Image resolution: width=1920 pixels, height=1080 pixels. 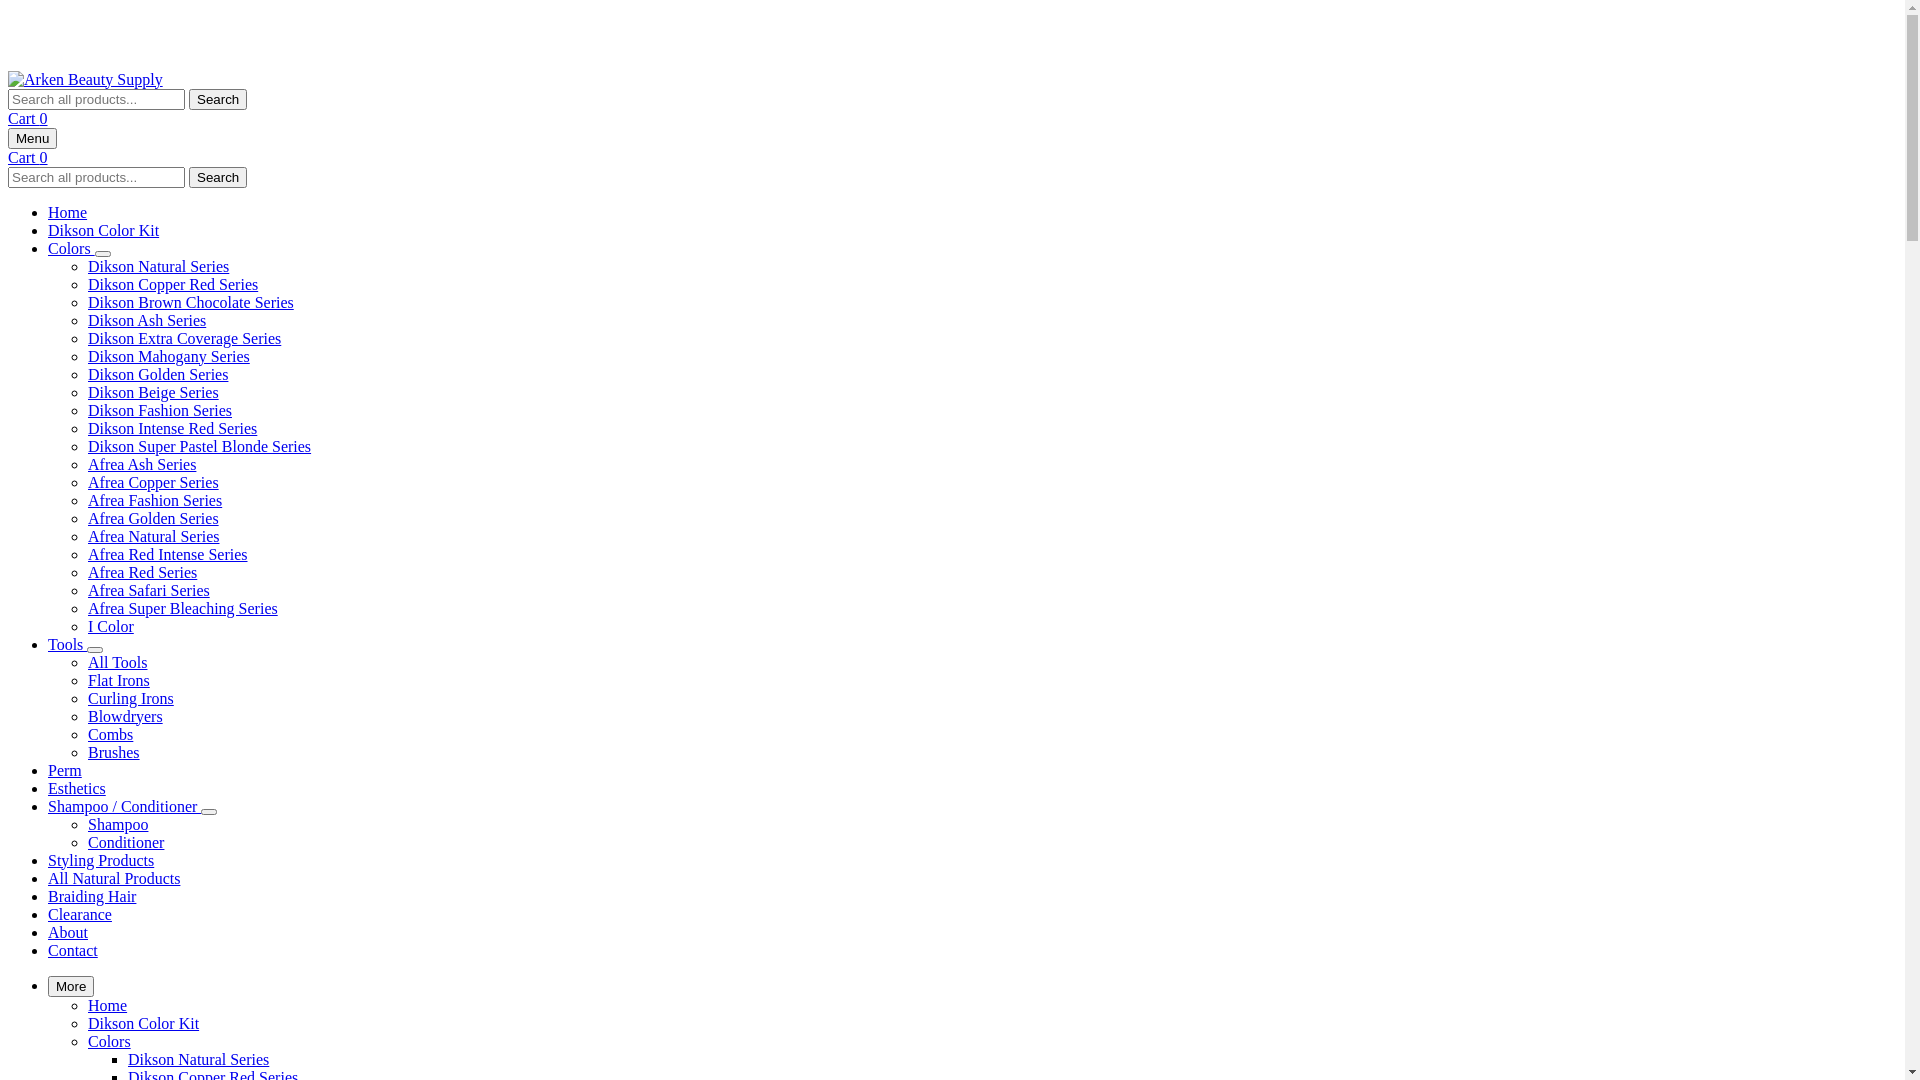 I want to click on 'Home', so click(x=106, y=1004).